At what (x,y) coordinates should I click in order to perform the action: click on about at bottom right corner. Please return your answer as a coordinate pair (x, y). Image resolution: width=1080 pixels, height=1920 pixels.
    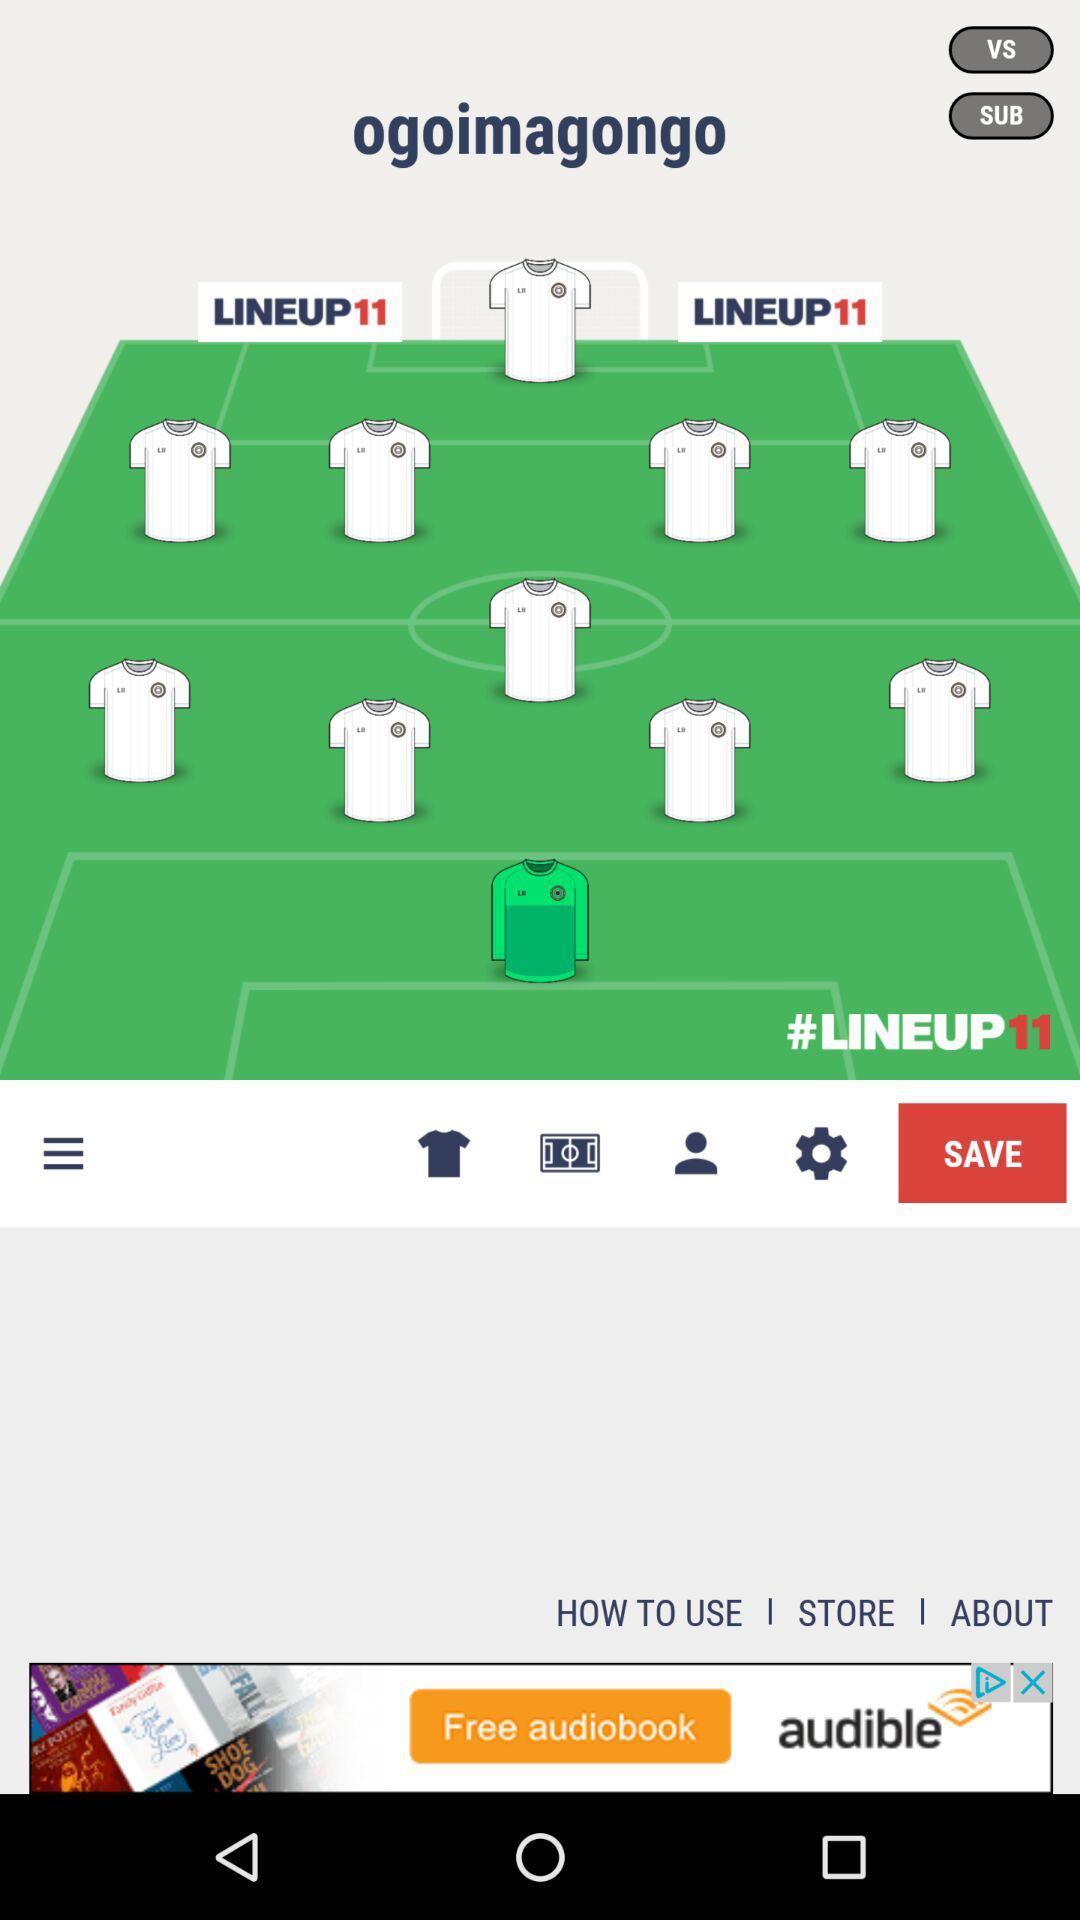
    Looking at the image, I should click on (1002, 1612).